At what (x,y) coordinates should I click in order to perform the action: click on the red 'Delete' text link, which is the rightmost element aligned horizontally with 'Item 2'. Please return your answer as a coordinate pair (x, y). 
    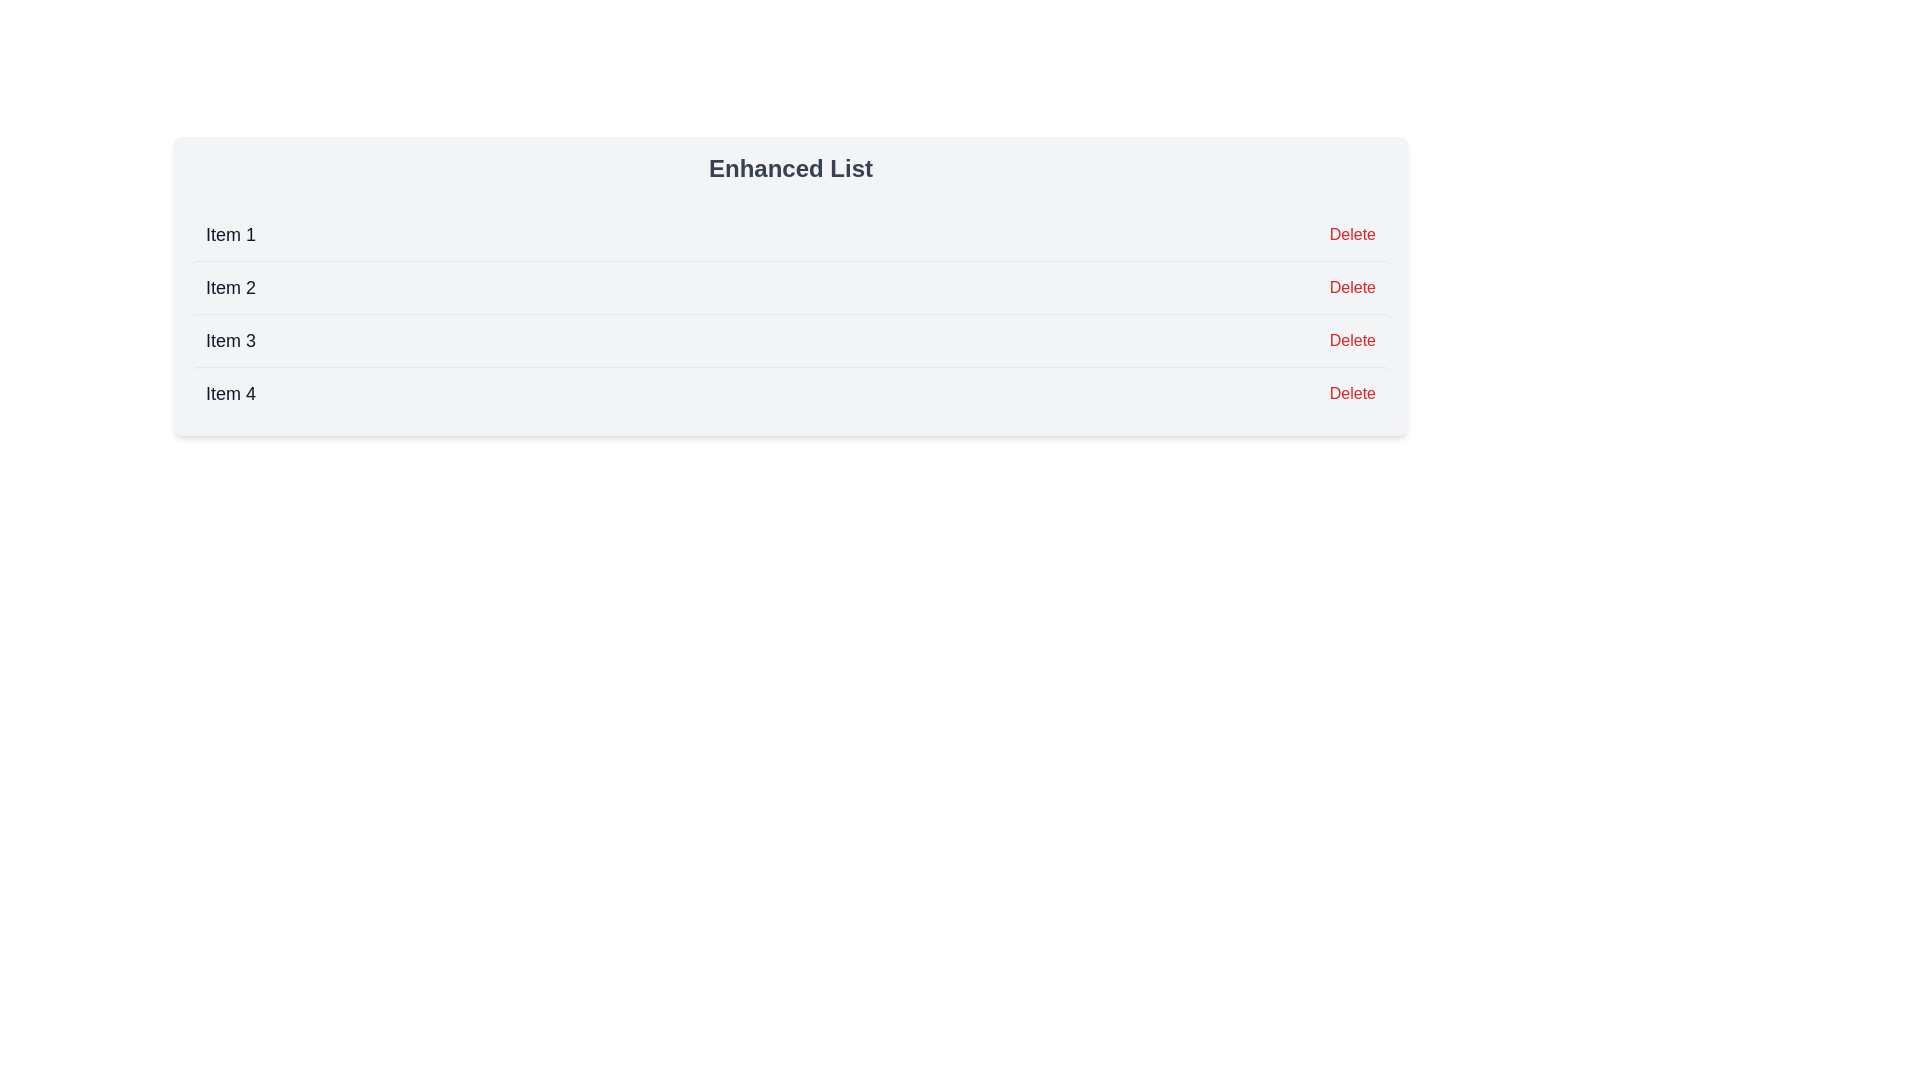
    Looking at the image, I should click on (1352, 288).